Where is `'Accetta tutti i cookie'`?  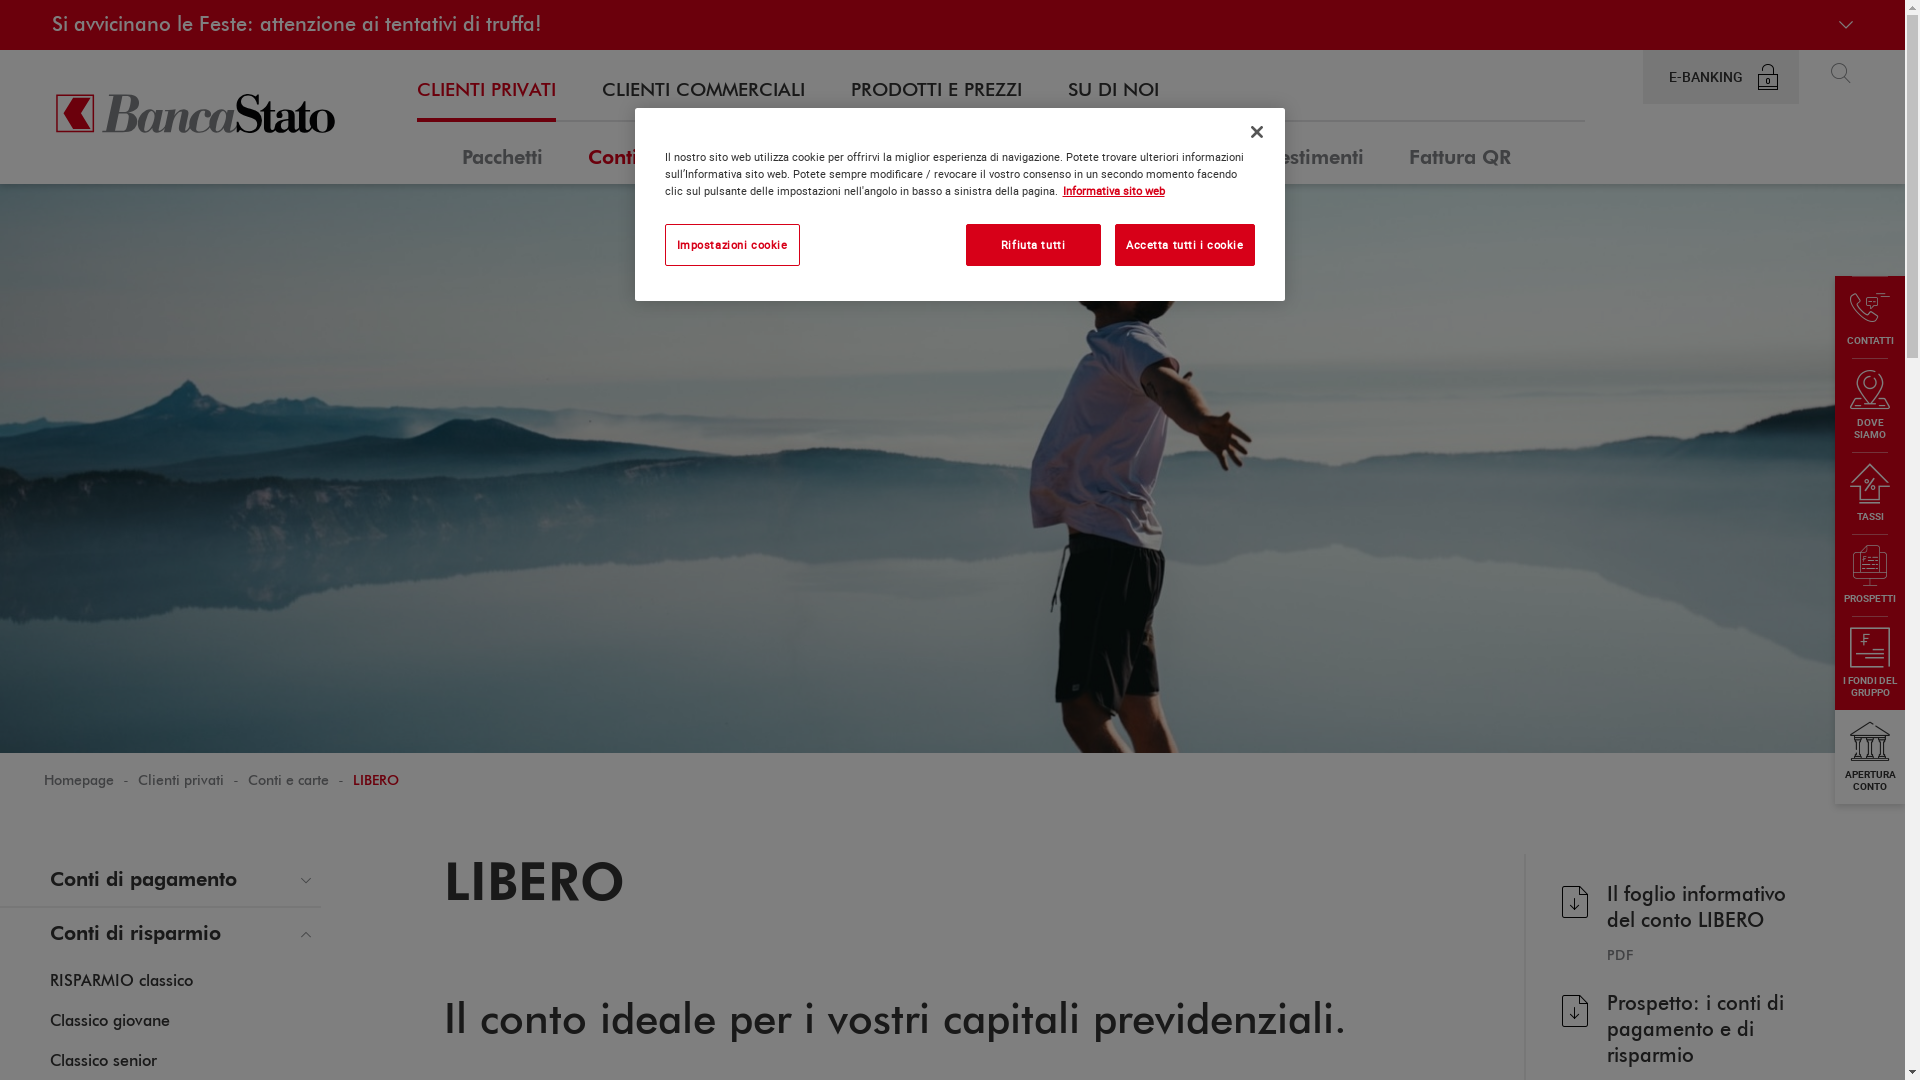 'Accetta tutti i cookie' is located at coordinates (1185, 244).